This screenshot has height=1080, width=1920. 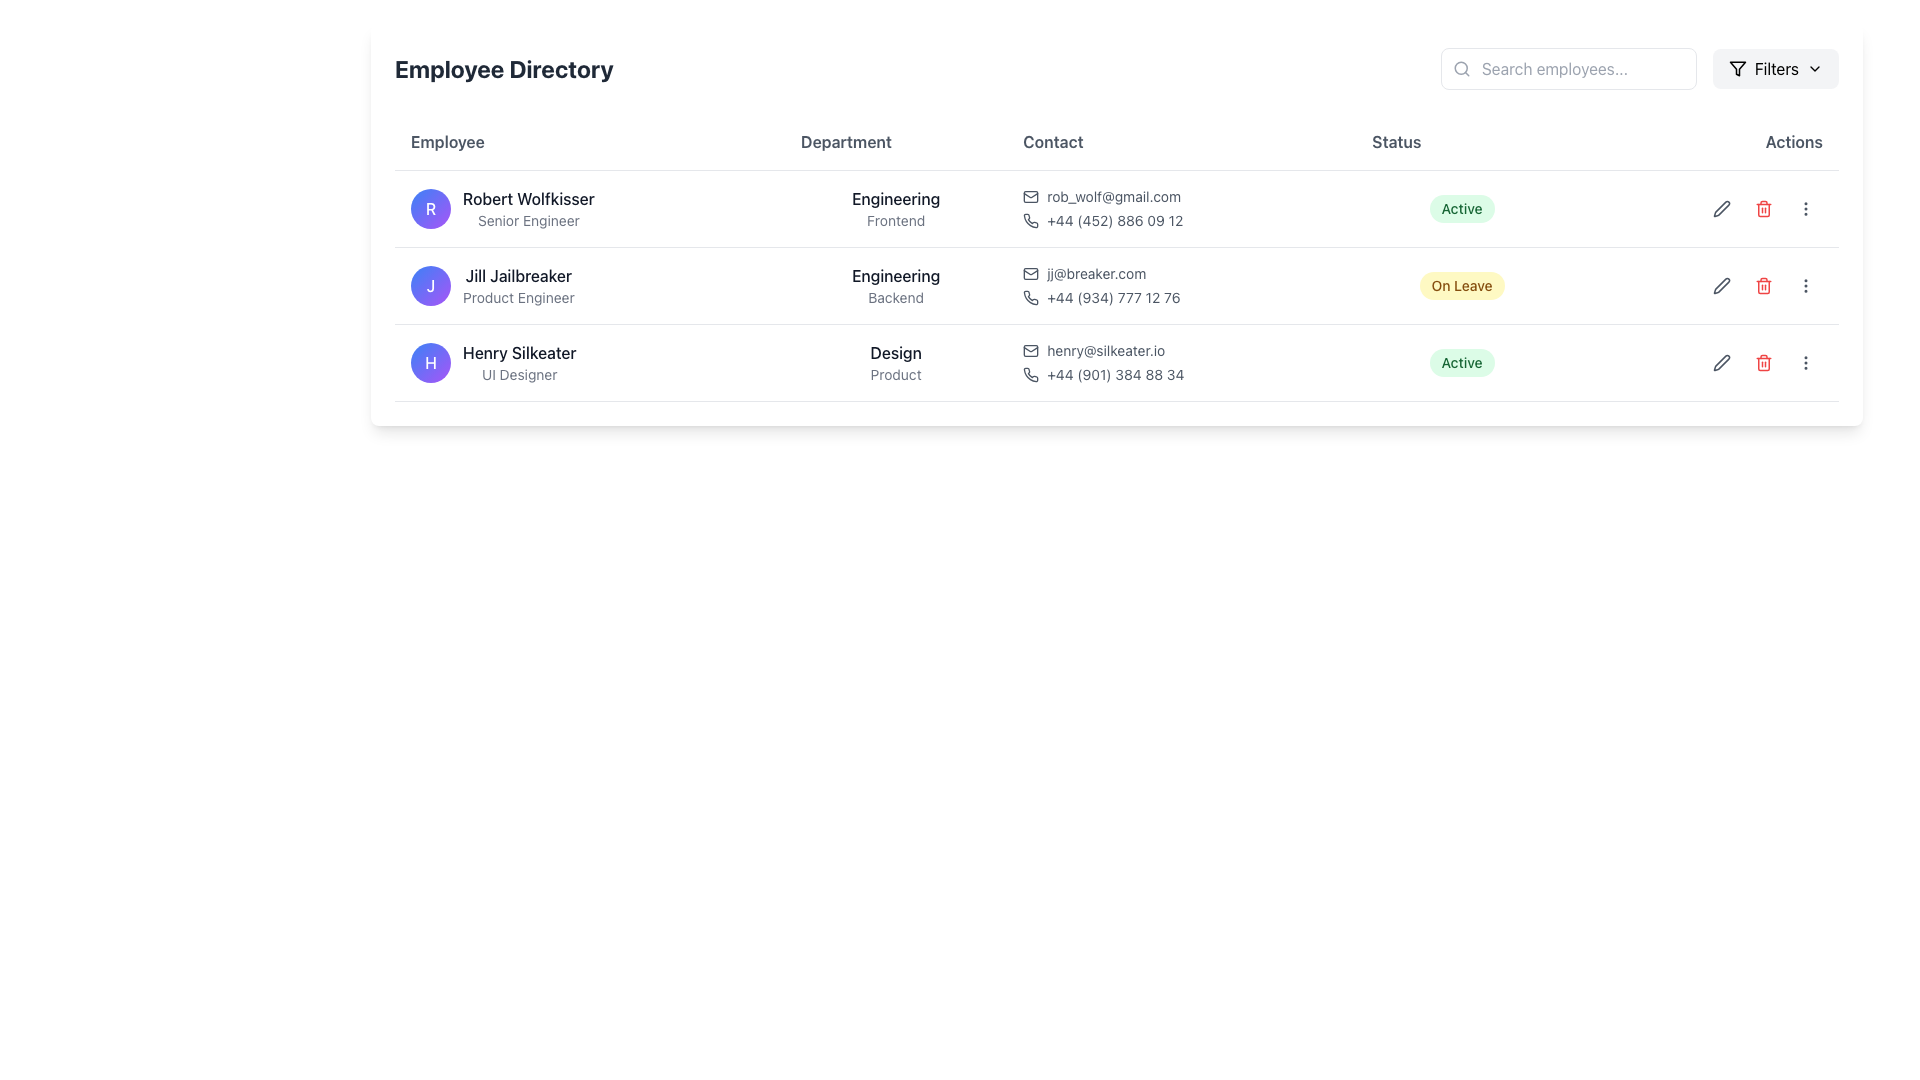 What do you see at coordinates (1763, 362) in the screenshot?
I see `the delete button located in the 'Actions' column of the third row in the table` at bounding box center [1763, 362].